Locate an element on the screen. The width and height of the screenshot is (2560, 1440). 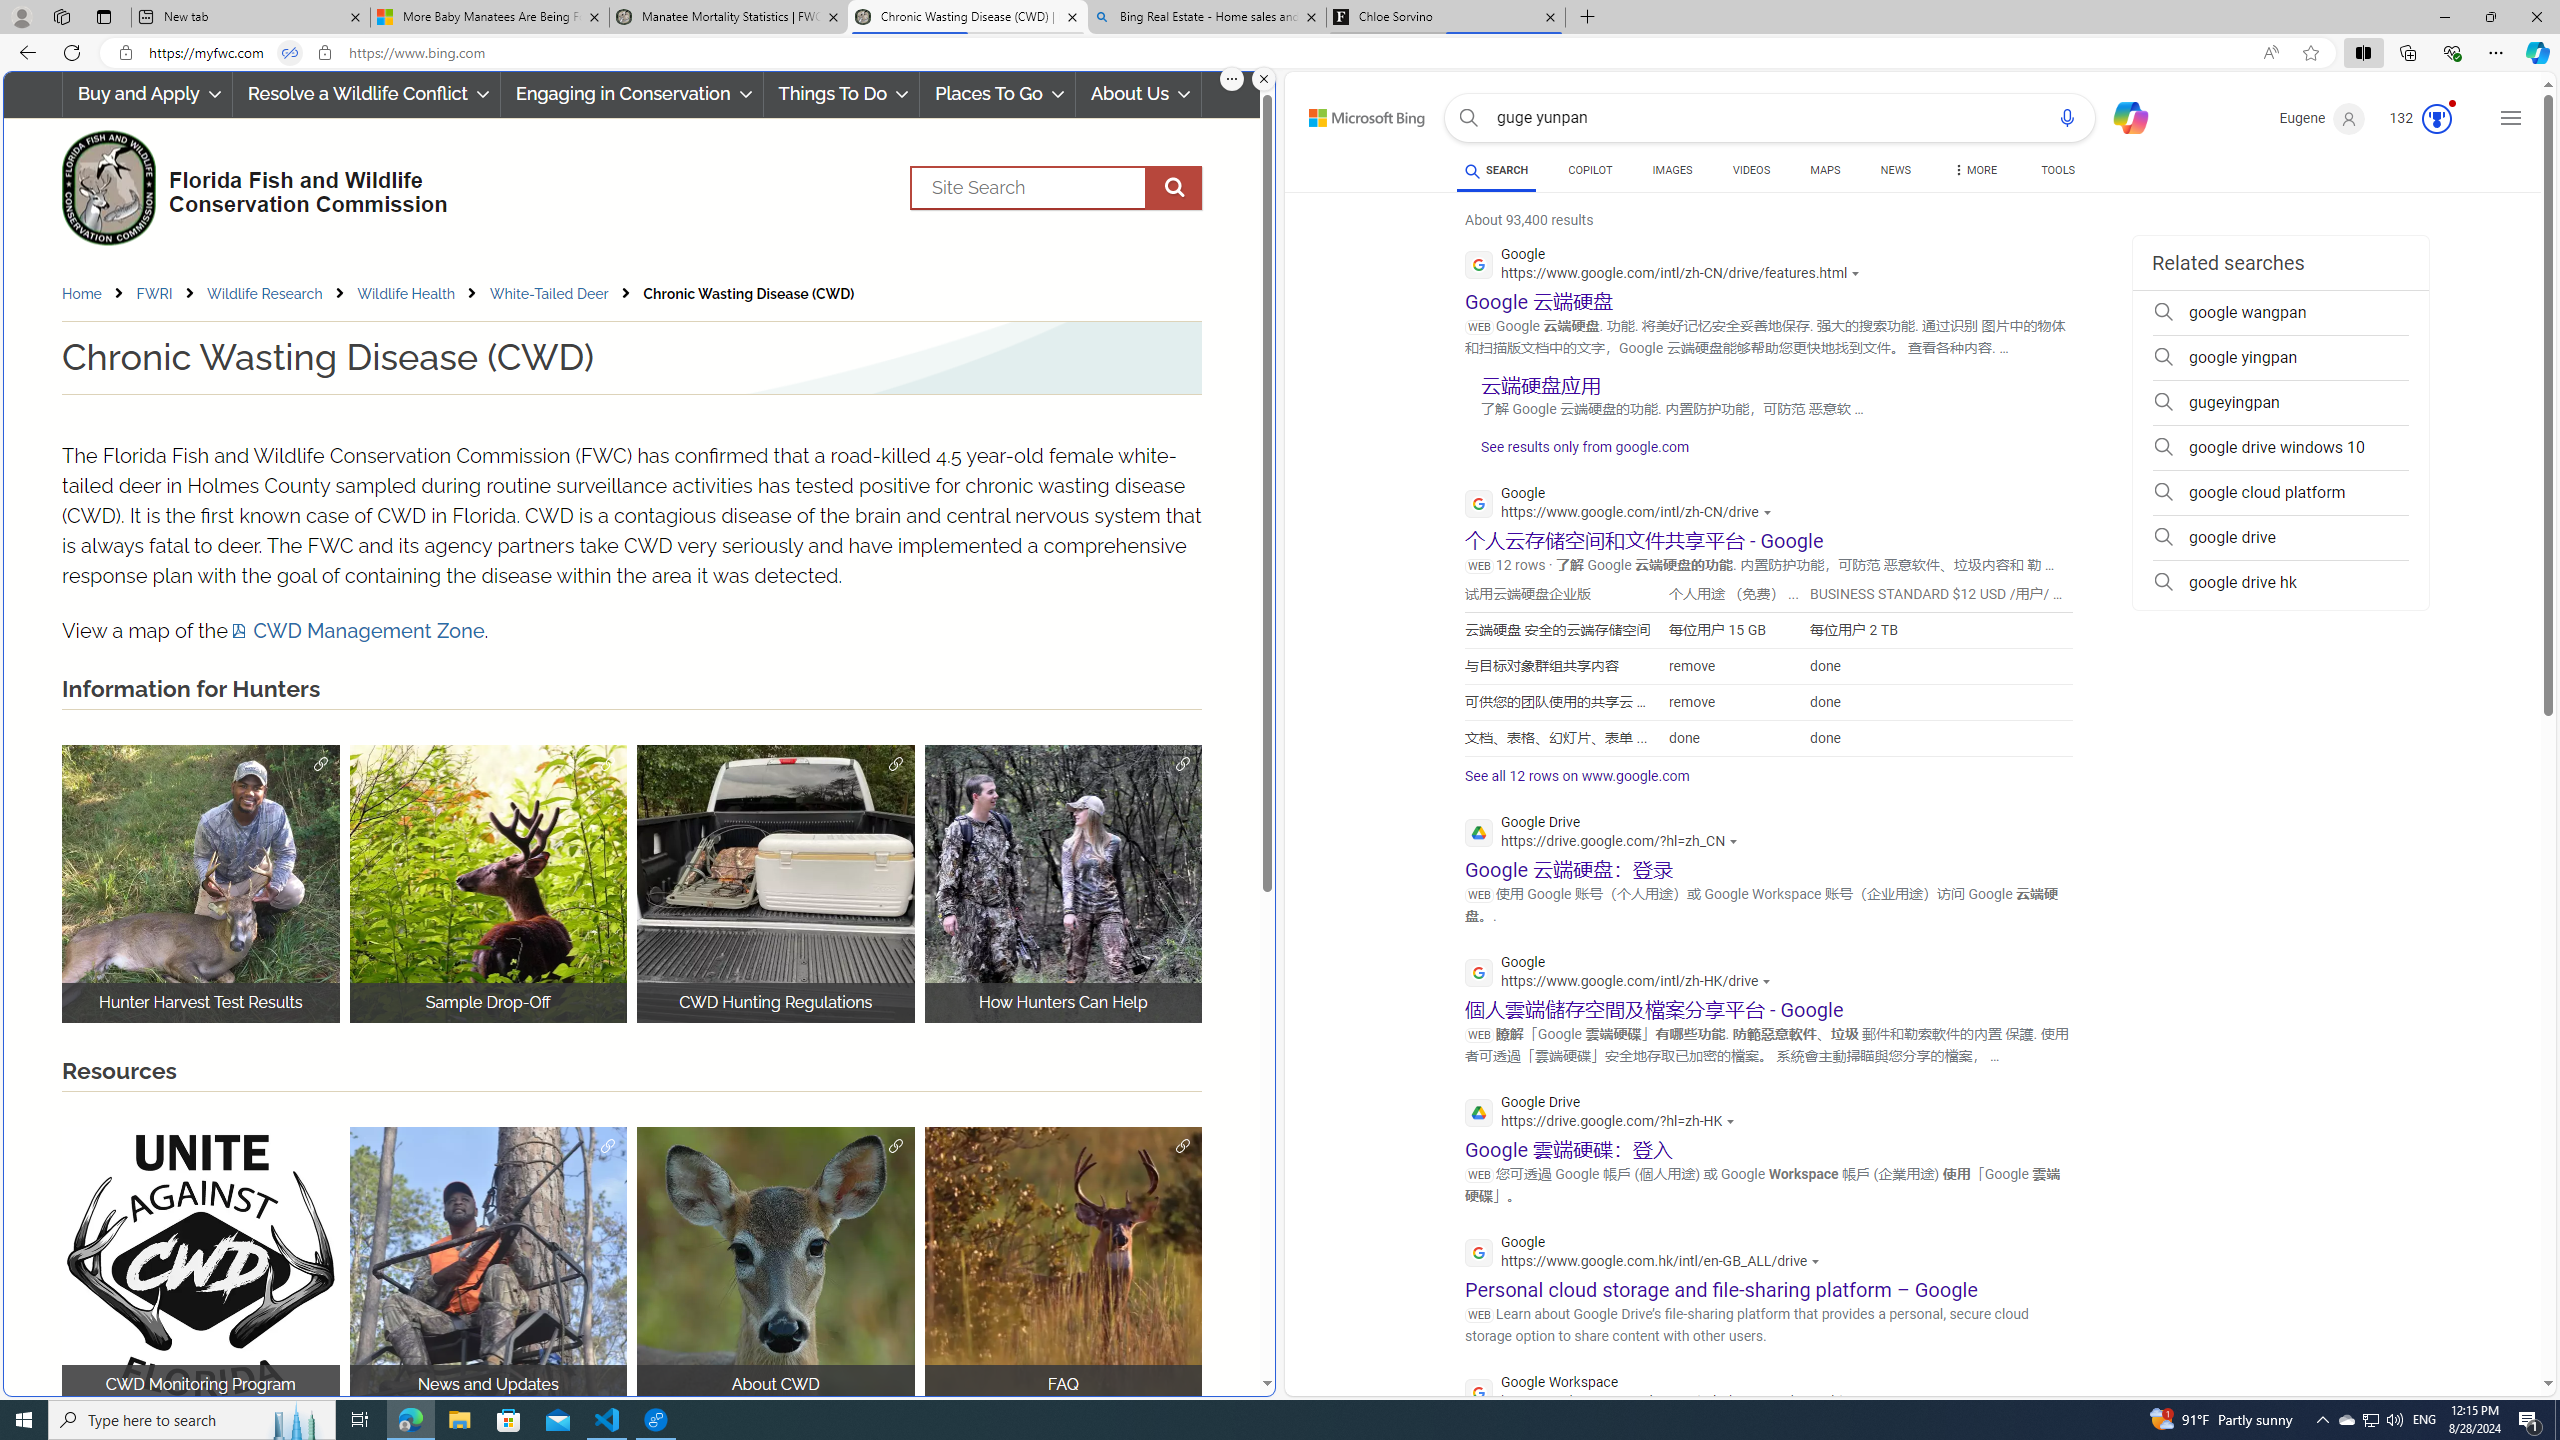
'Hunter Harvest Test Results Hunter Harvest' is located at coordinates (199, 882).